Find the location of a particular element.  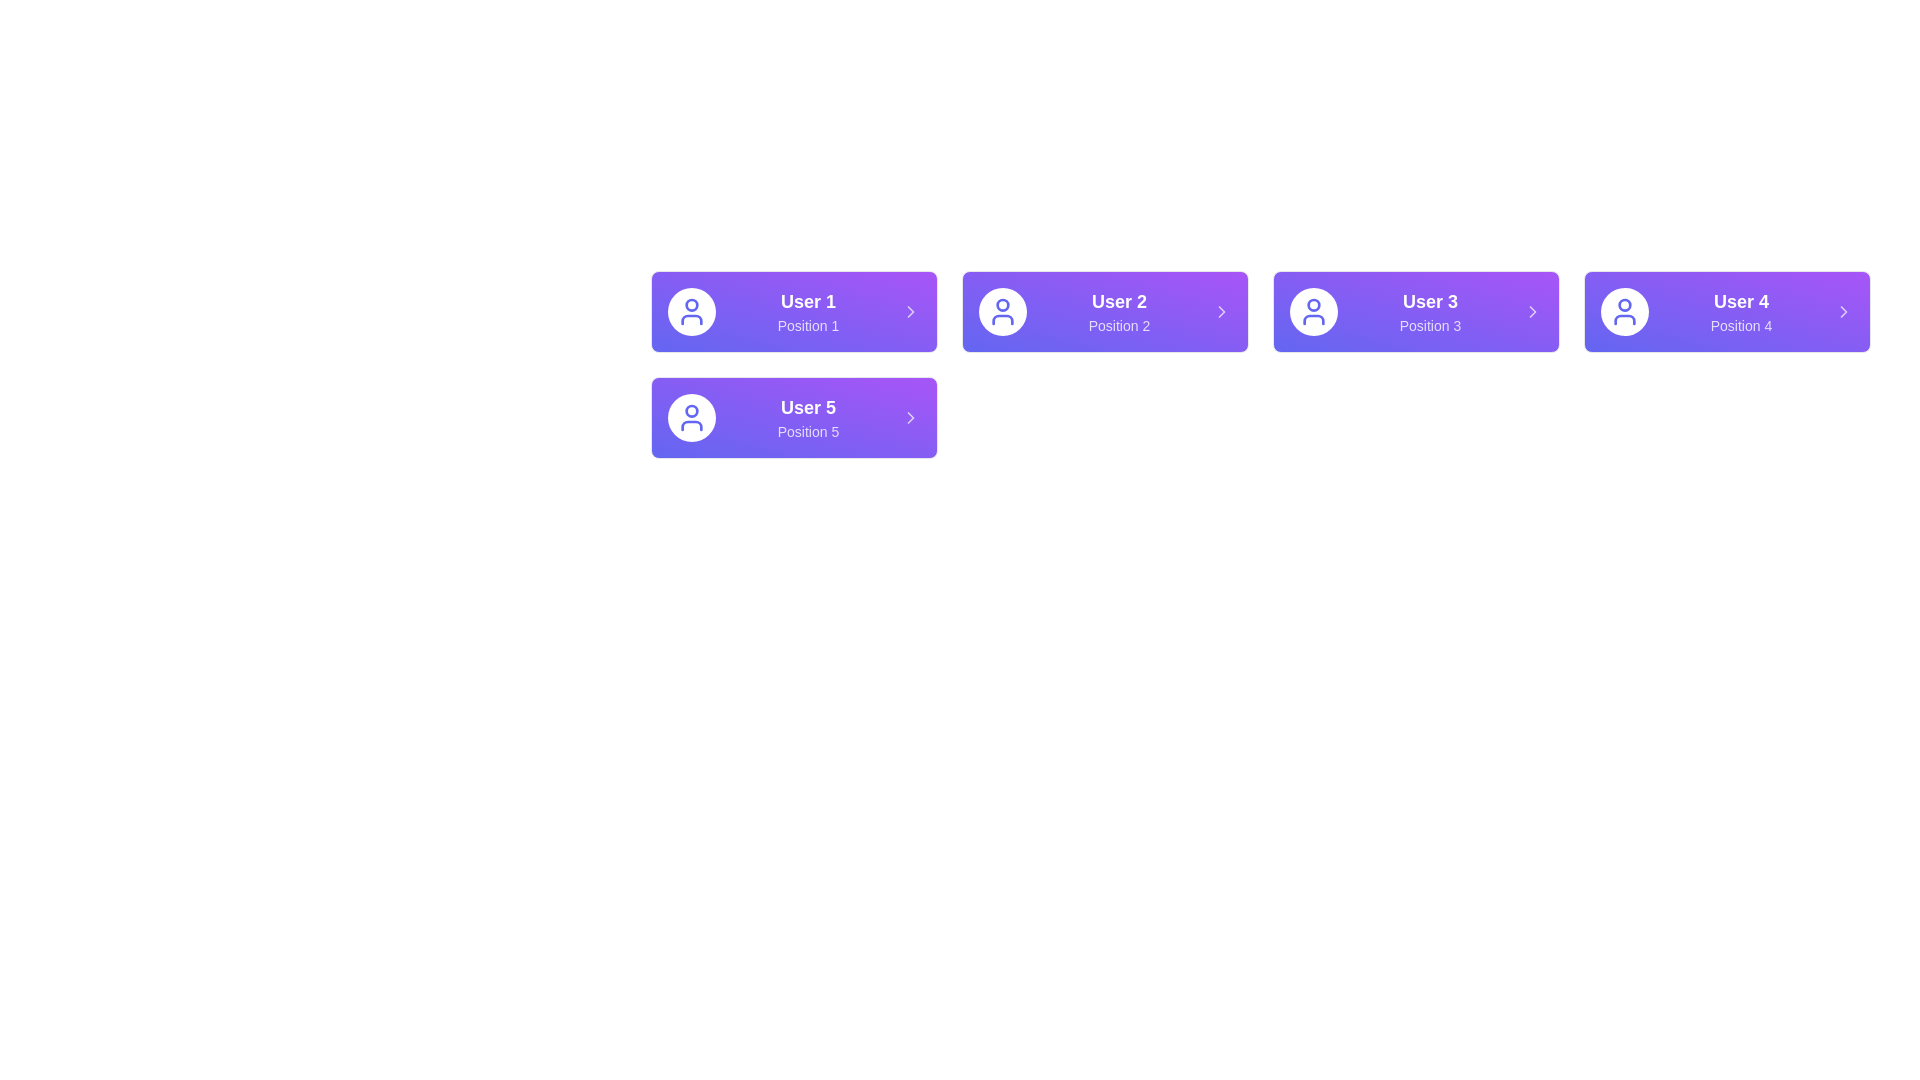

the text label 'User 3', which is styled with a bold font and larger size, located on a purple background in the center of the interface is located at coordinates (1429, 301).